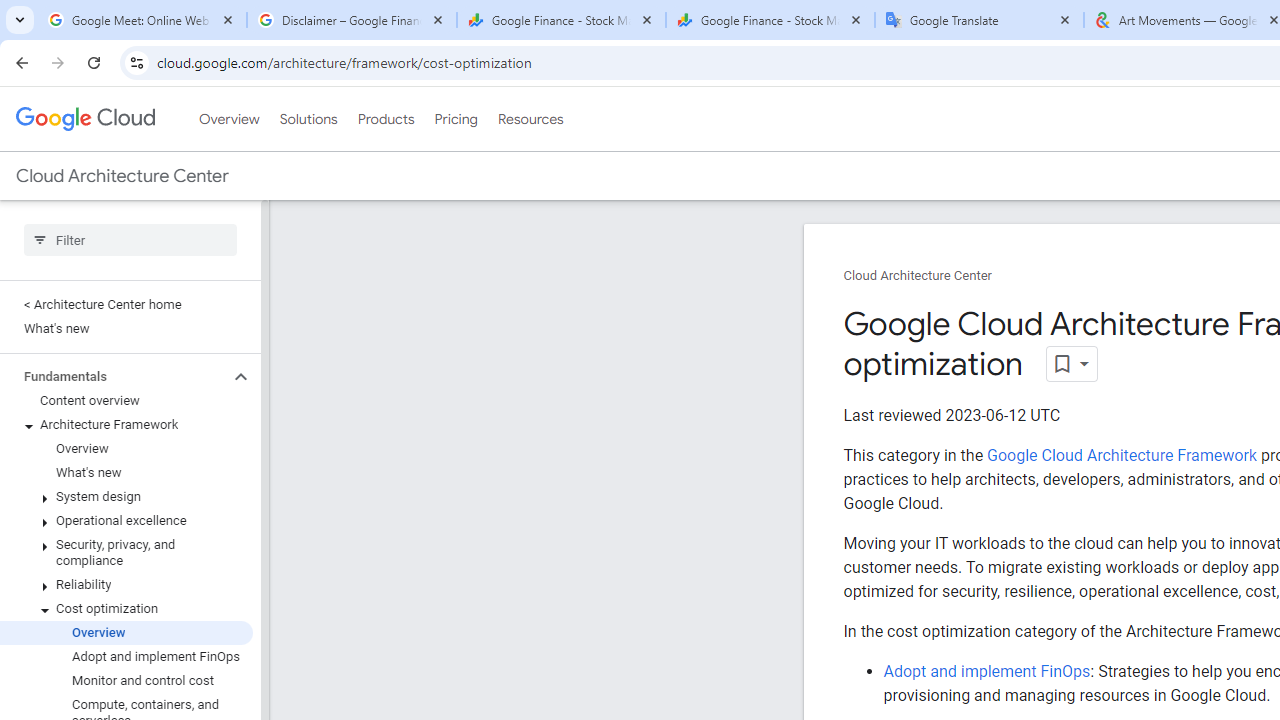 The width and height of the screenshot is (1280, 720). I want to click on 'Monitor and control cost', so click(125, 679).